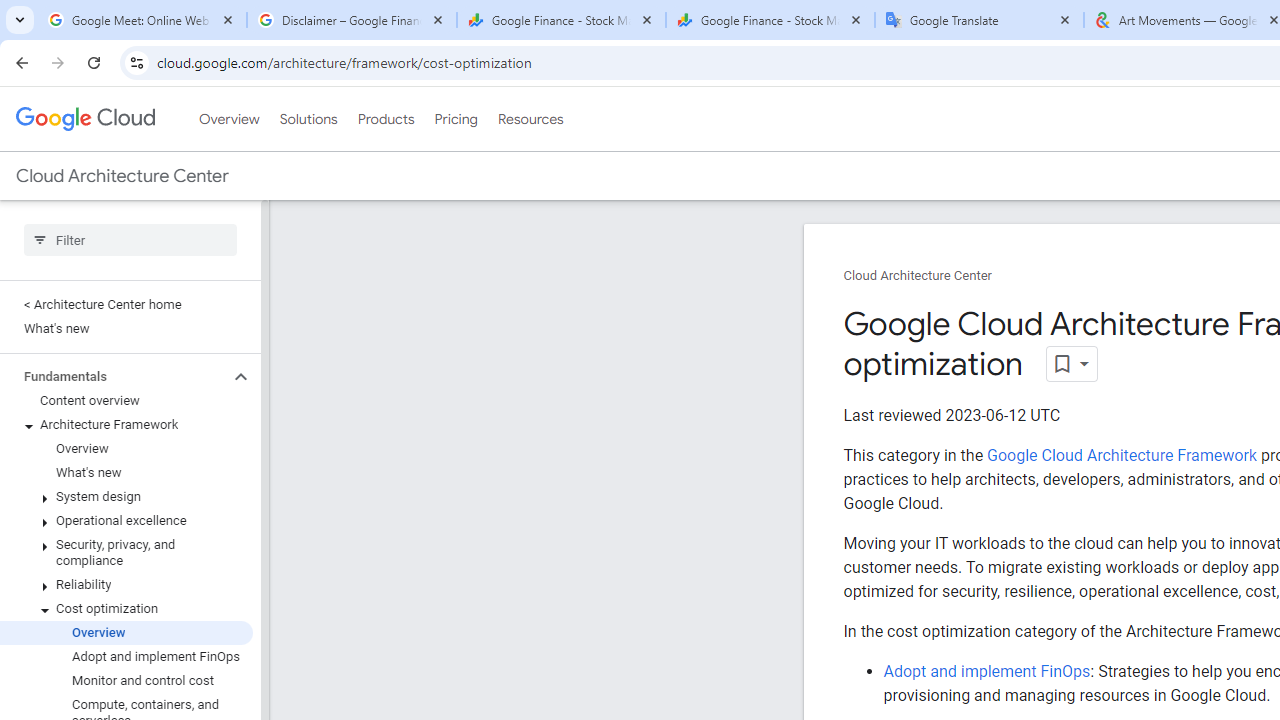 The width and height of the screenshot is (1280, 720). I want to click on 'Monitor and control cost', so click(125, 679).